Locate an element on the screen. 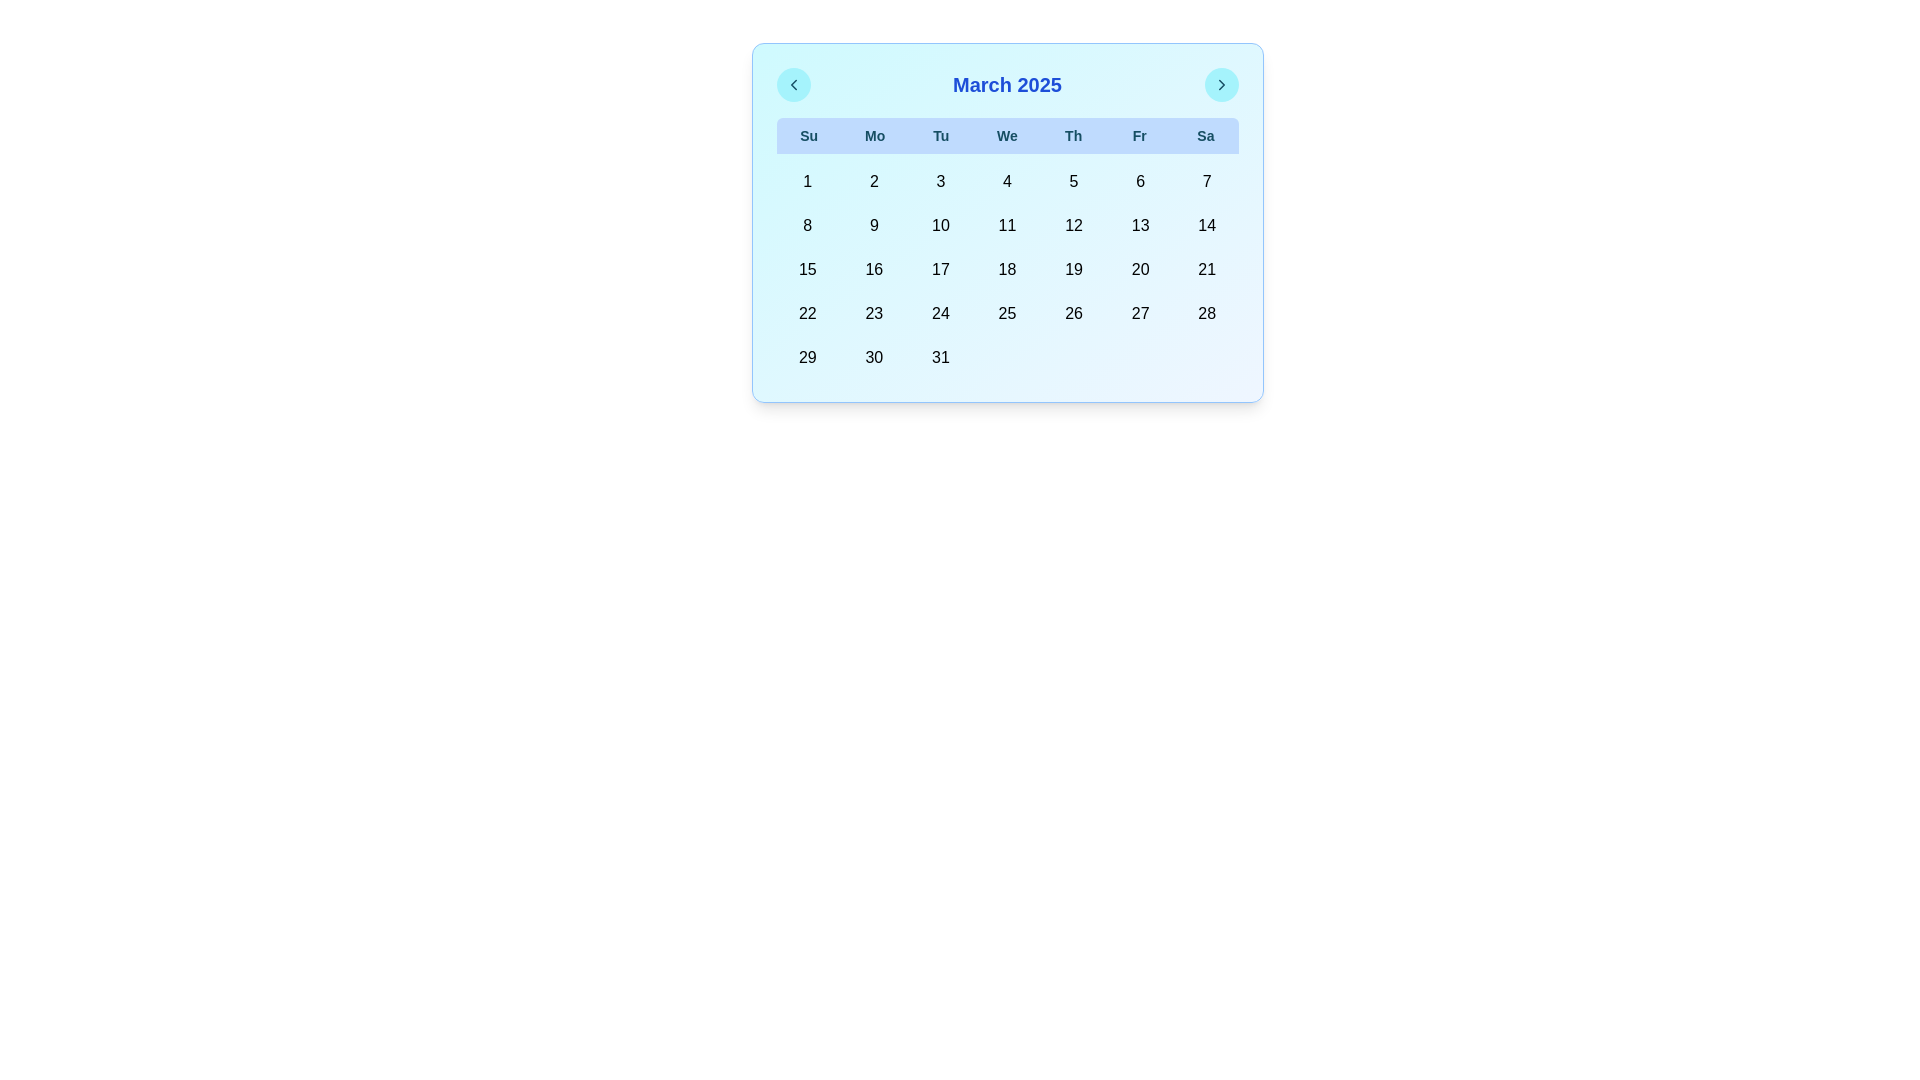  the text label indicating 'Saturday' in the calendar header, which is the seventh element in the row of day abbreviations is located at coordinates (1204, 135).